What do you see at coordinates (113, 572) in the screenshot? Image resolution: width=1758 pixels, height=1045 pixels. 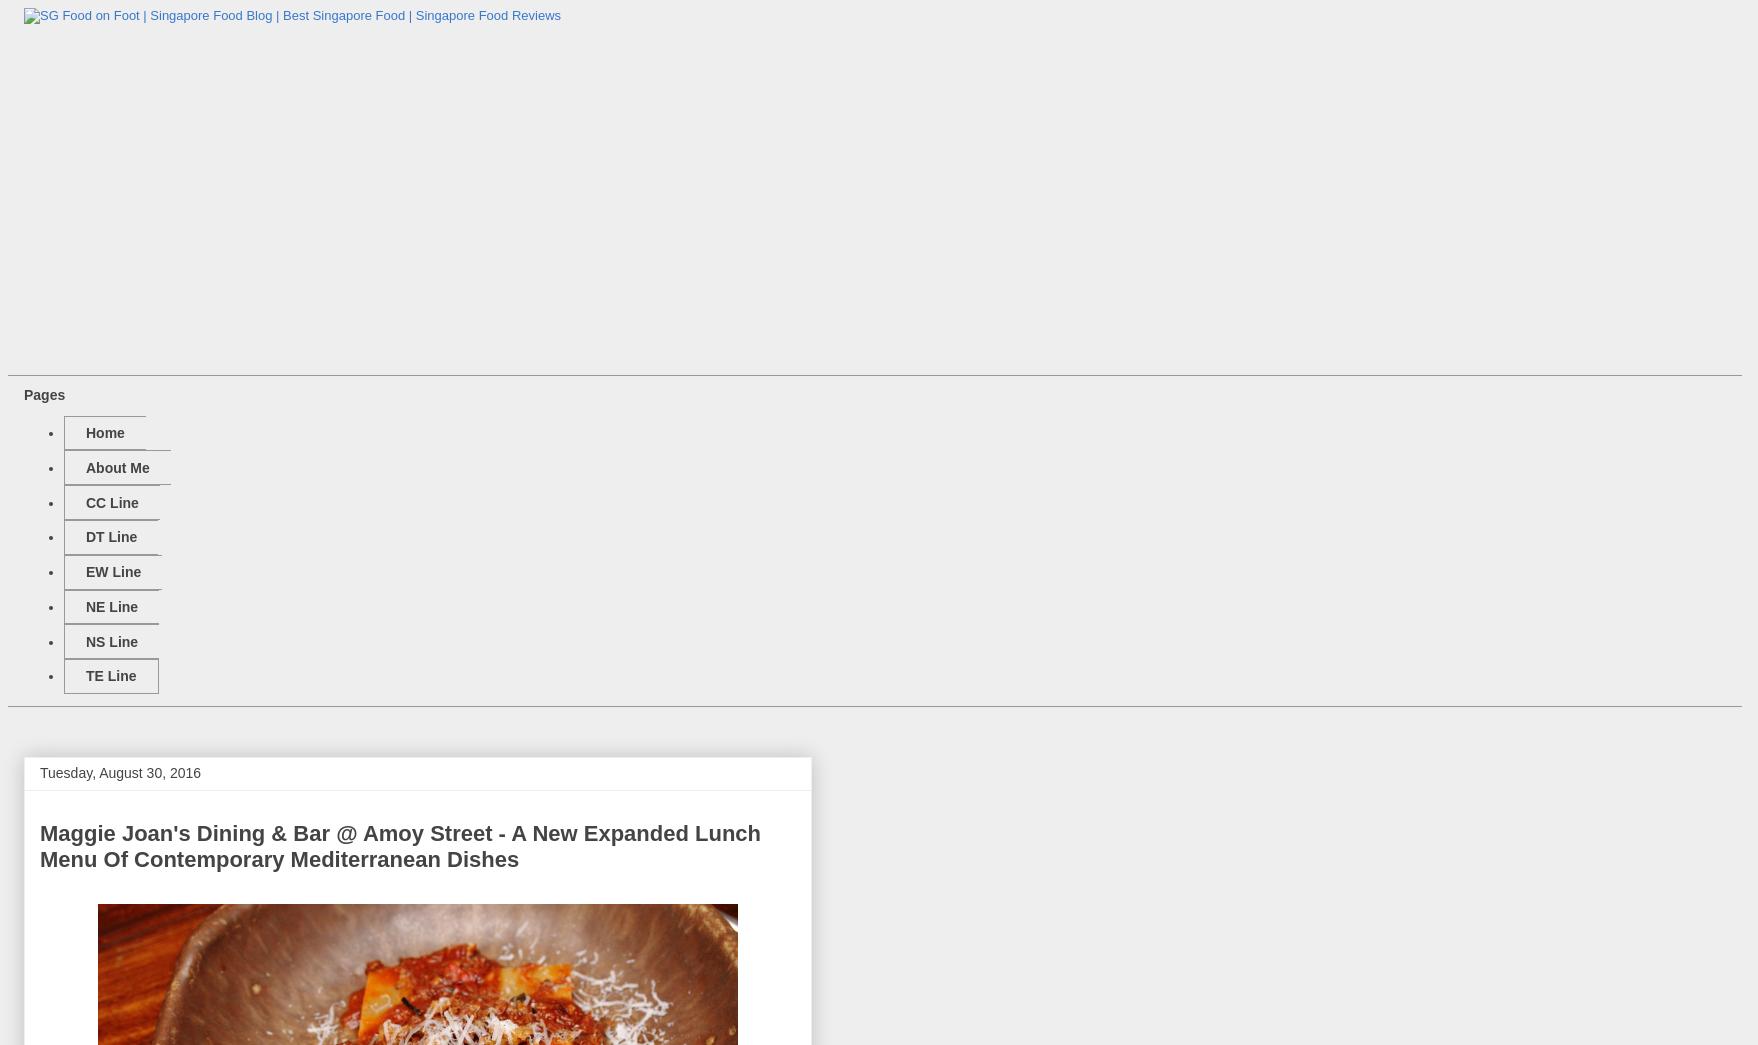 I see `'EW Line'` at bounding box center [113, 572].